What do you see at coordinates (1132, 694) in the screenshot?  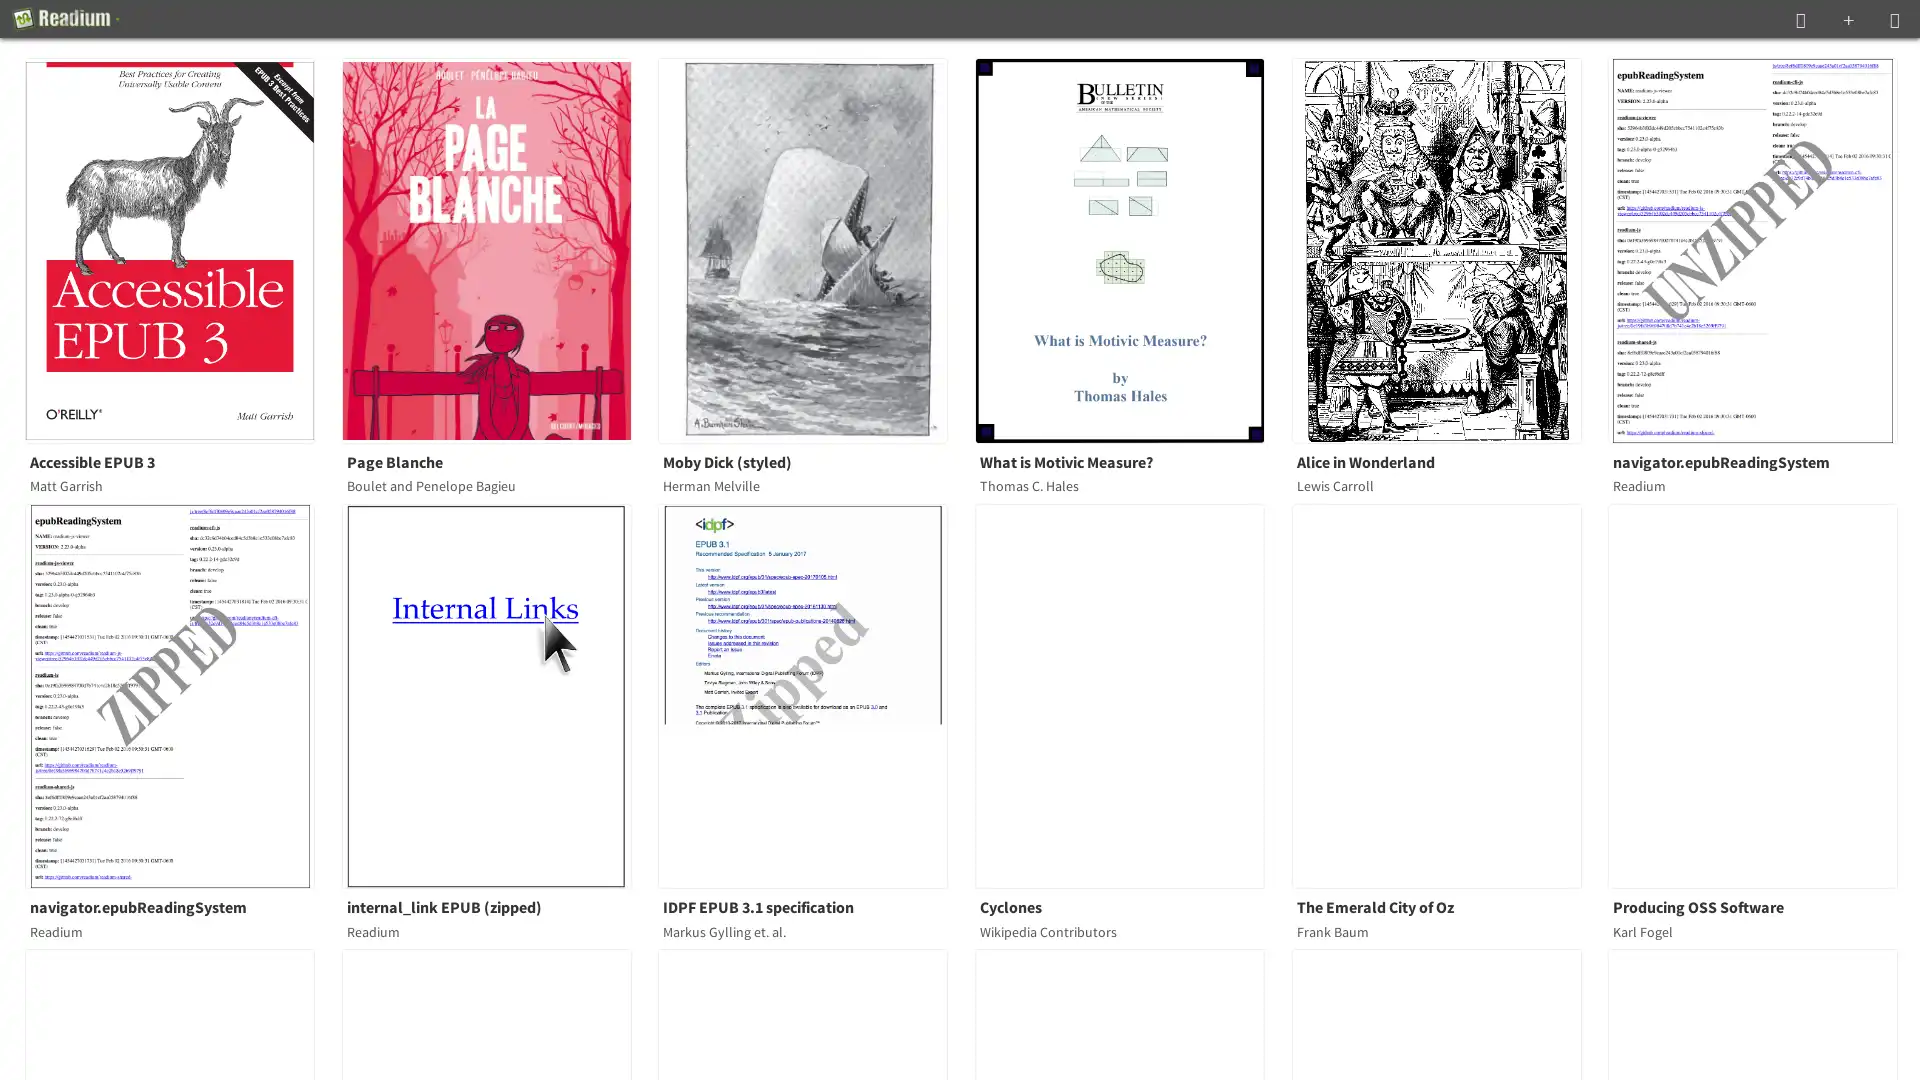 I see `(10) Cyclones` at bounding box center [1132, 694].